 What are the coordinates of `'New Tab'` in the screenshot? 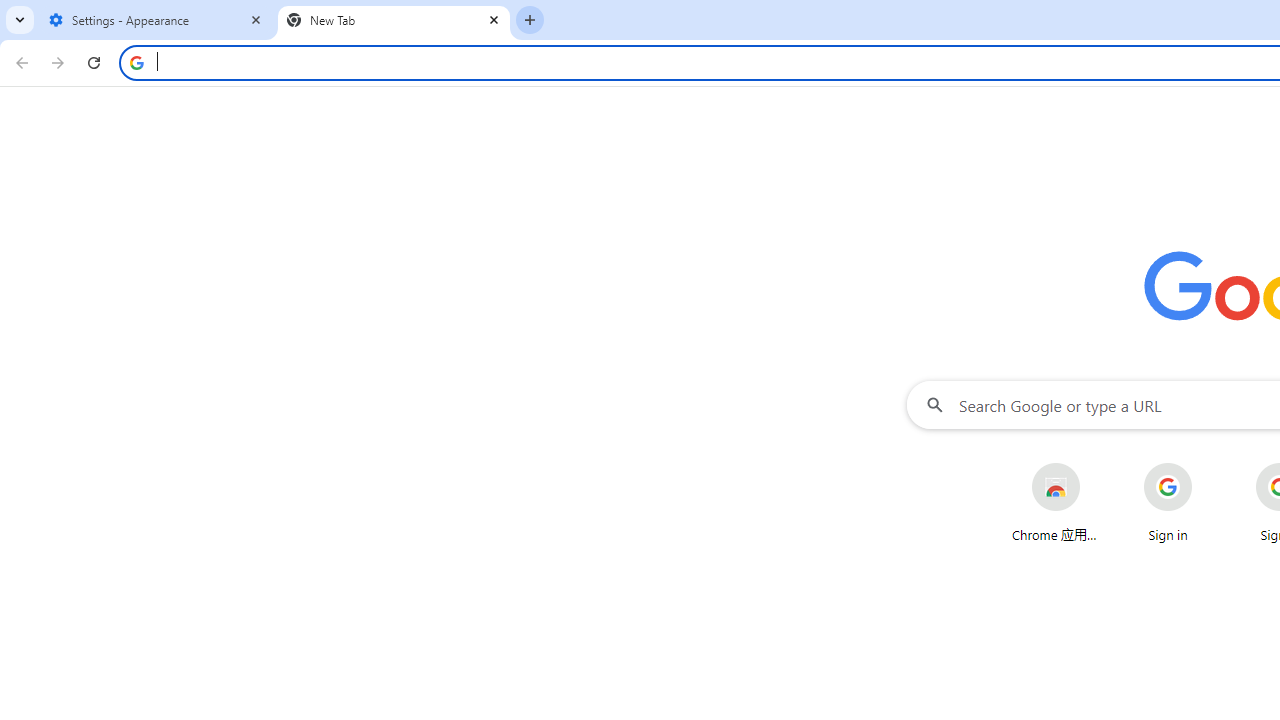 It's located at (394, 20).